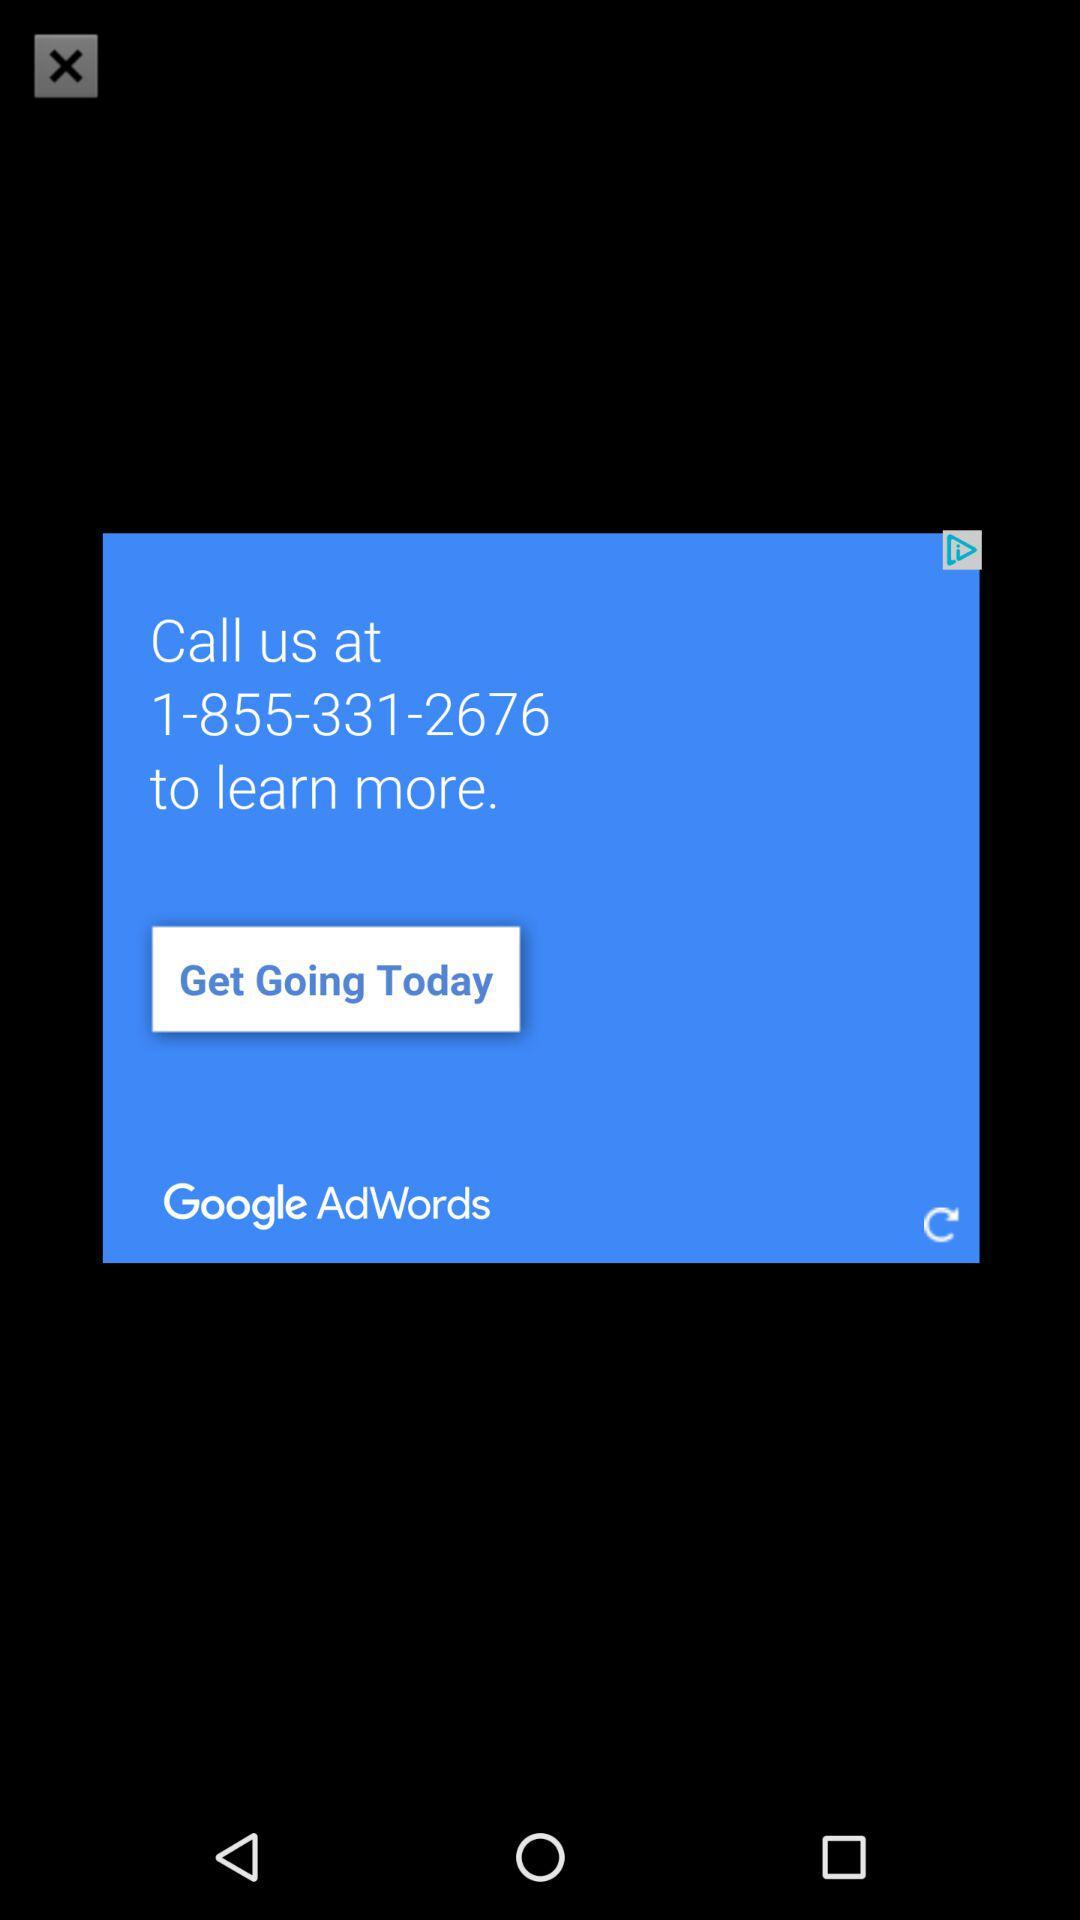 The image size is (1080, 1920). I want to click on the close icon, so click(91, 97).